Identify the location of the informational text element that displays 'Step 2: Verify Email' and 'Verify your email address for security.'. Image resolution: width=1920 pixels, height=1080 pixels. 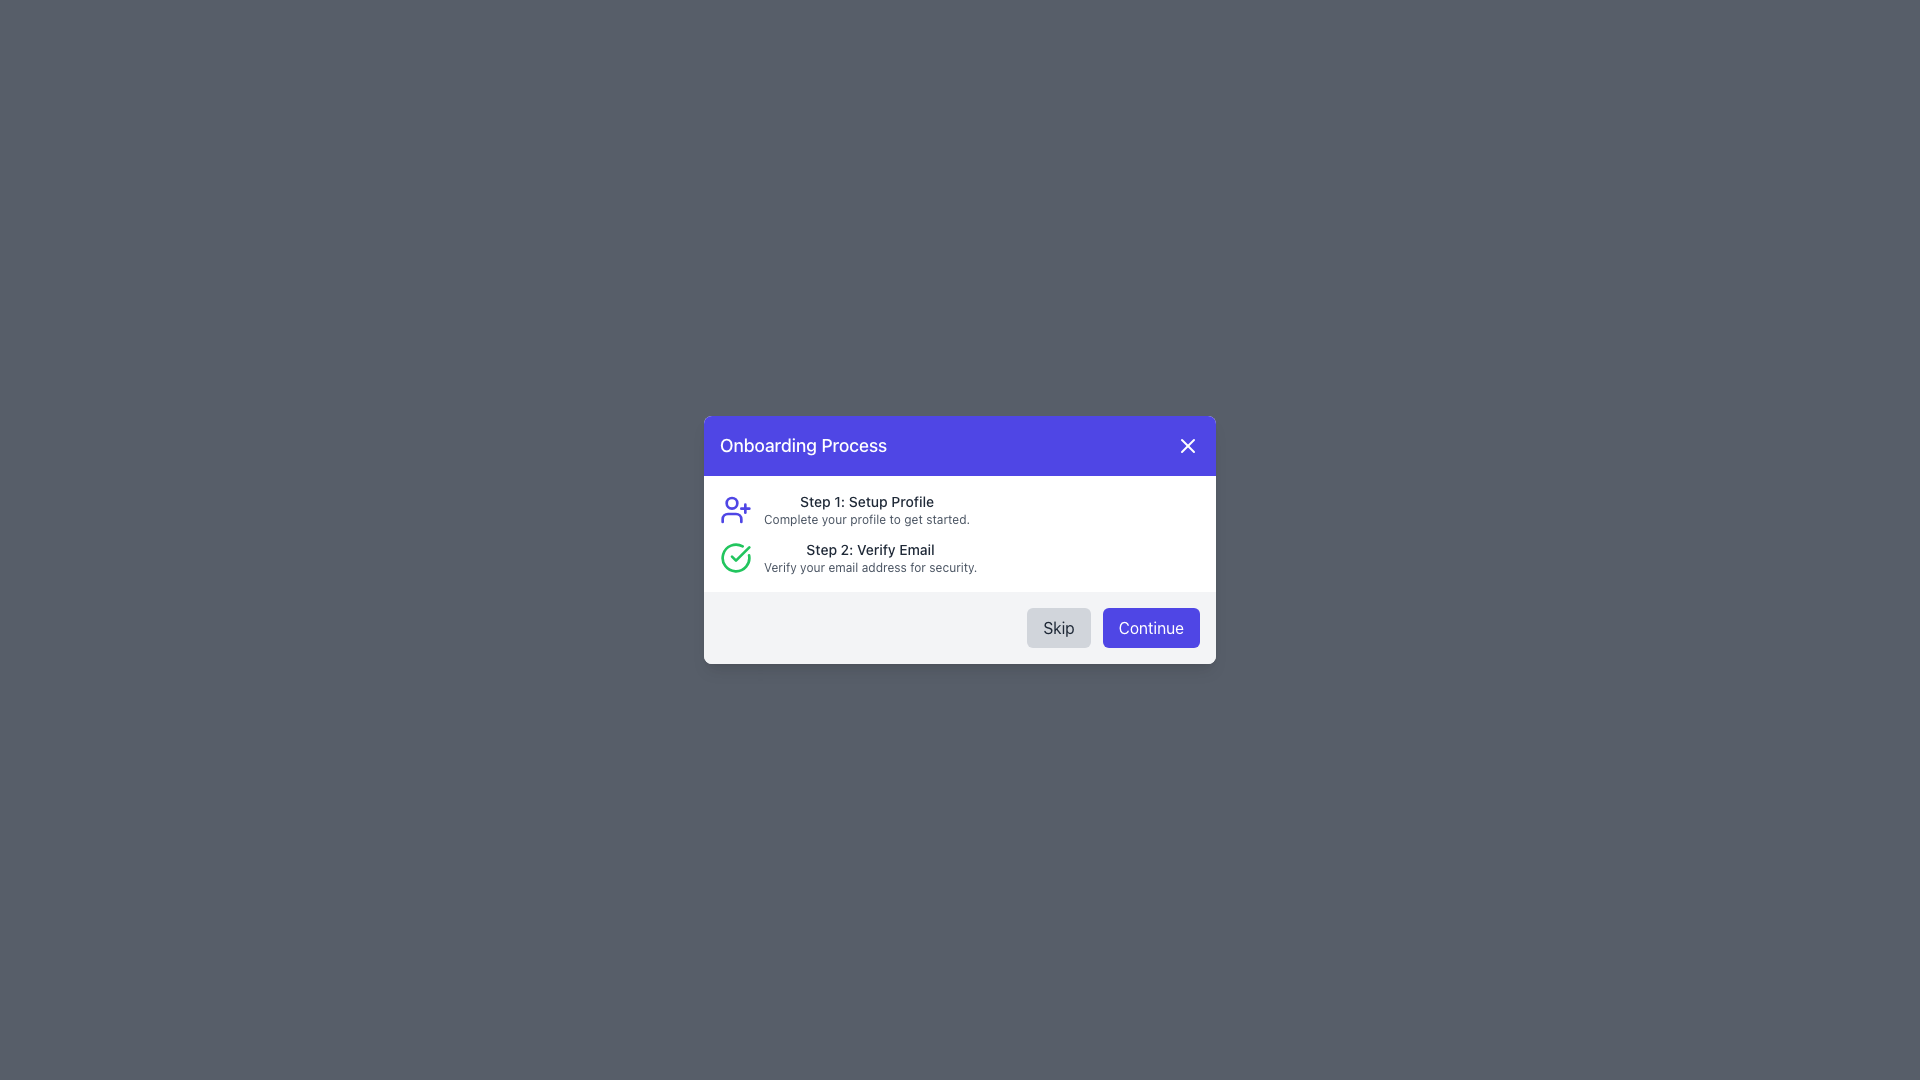
(870, 558).